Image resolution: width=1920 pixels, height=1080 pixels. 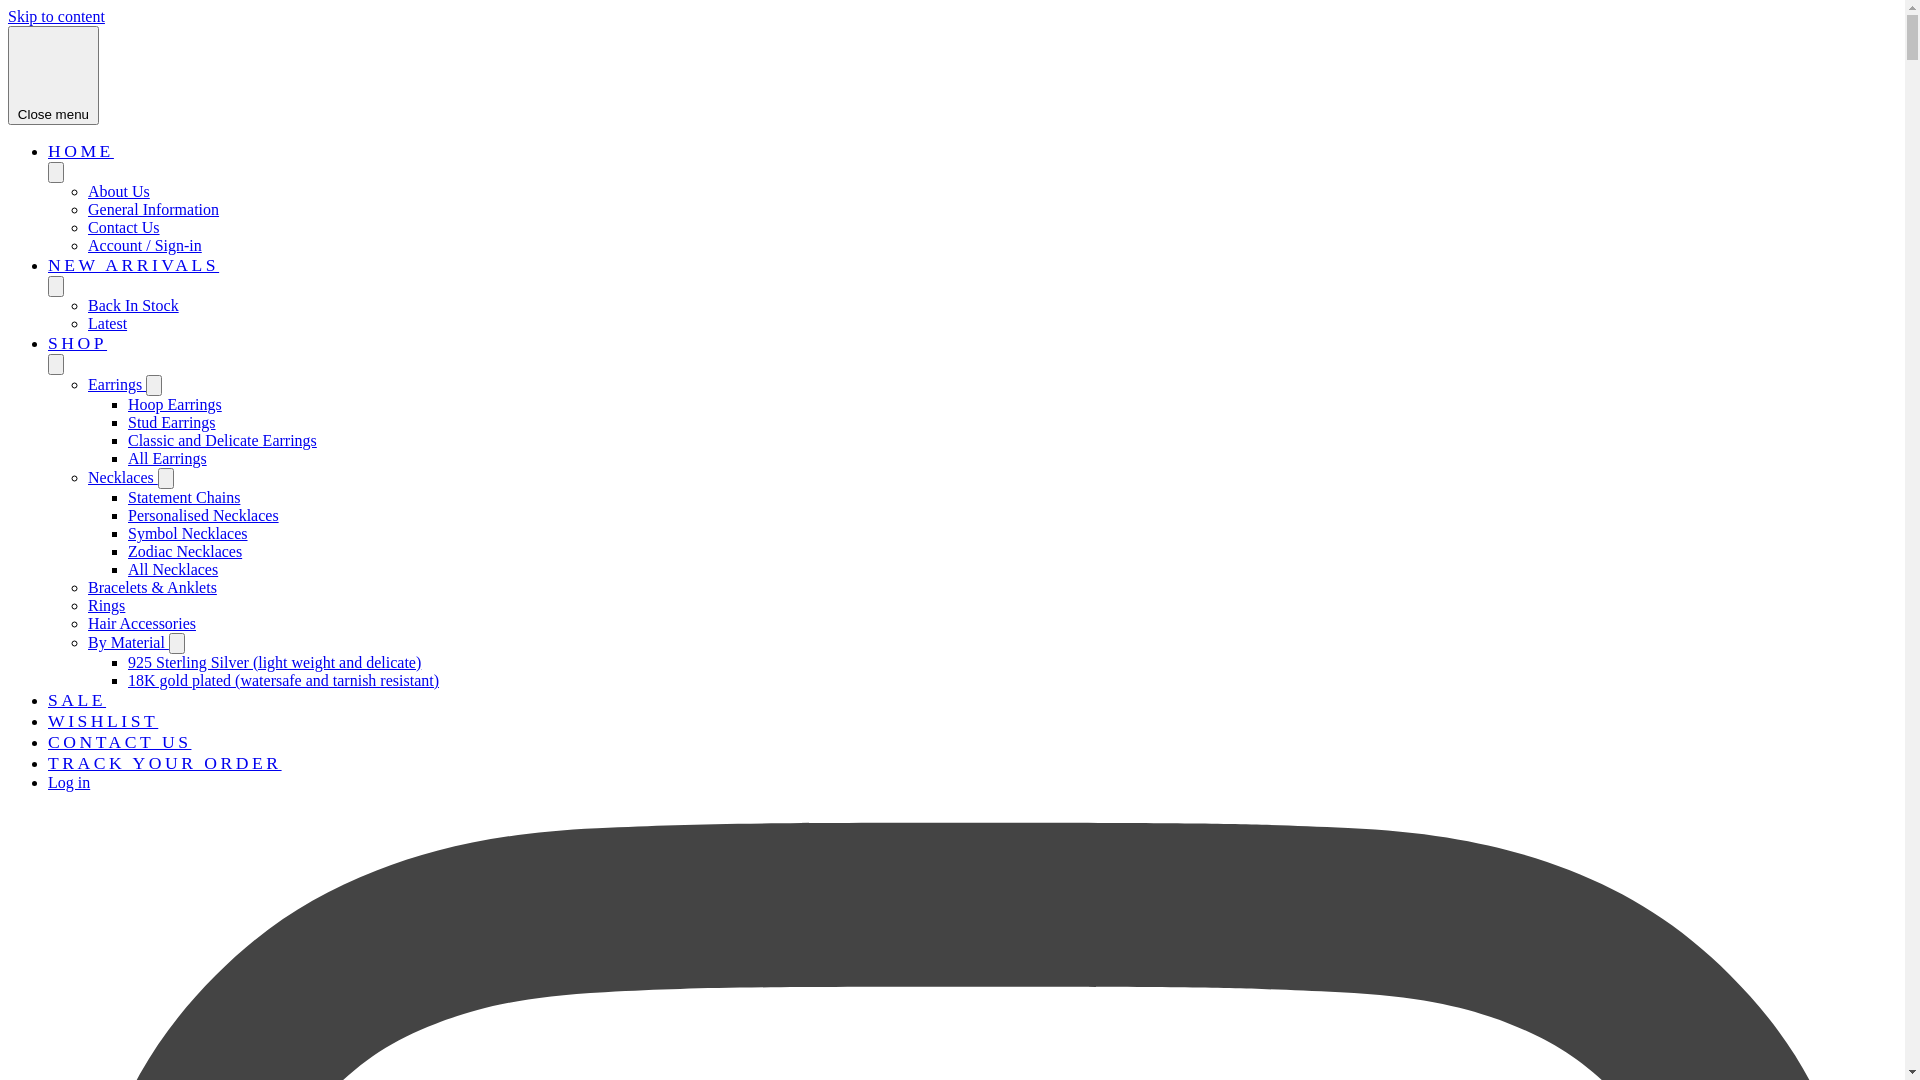 I want to click on 'Account / Sign-in', so click(x=143, y=244).